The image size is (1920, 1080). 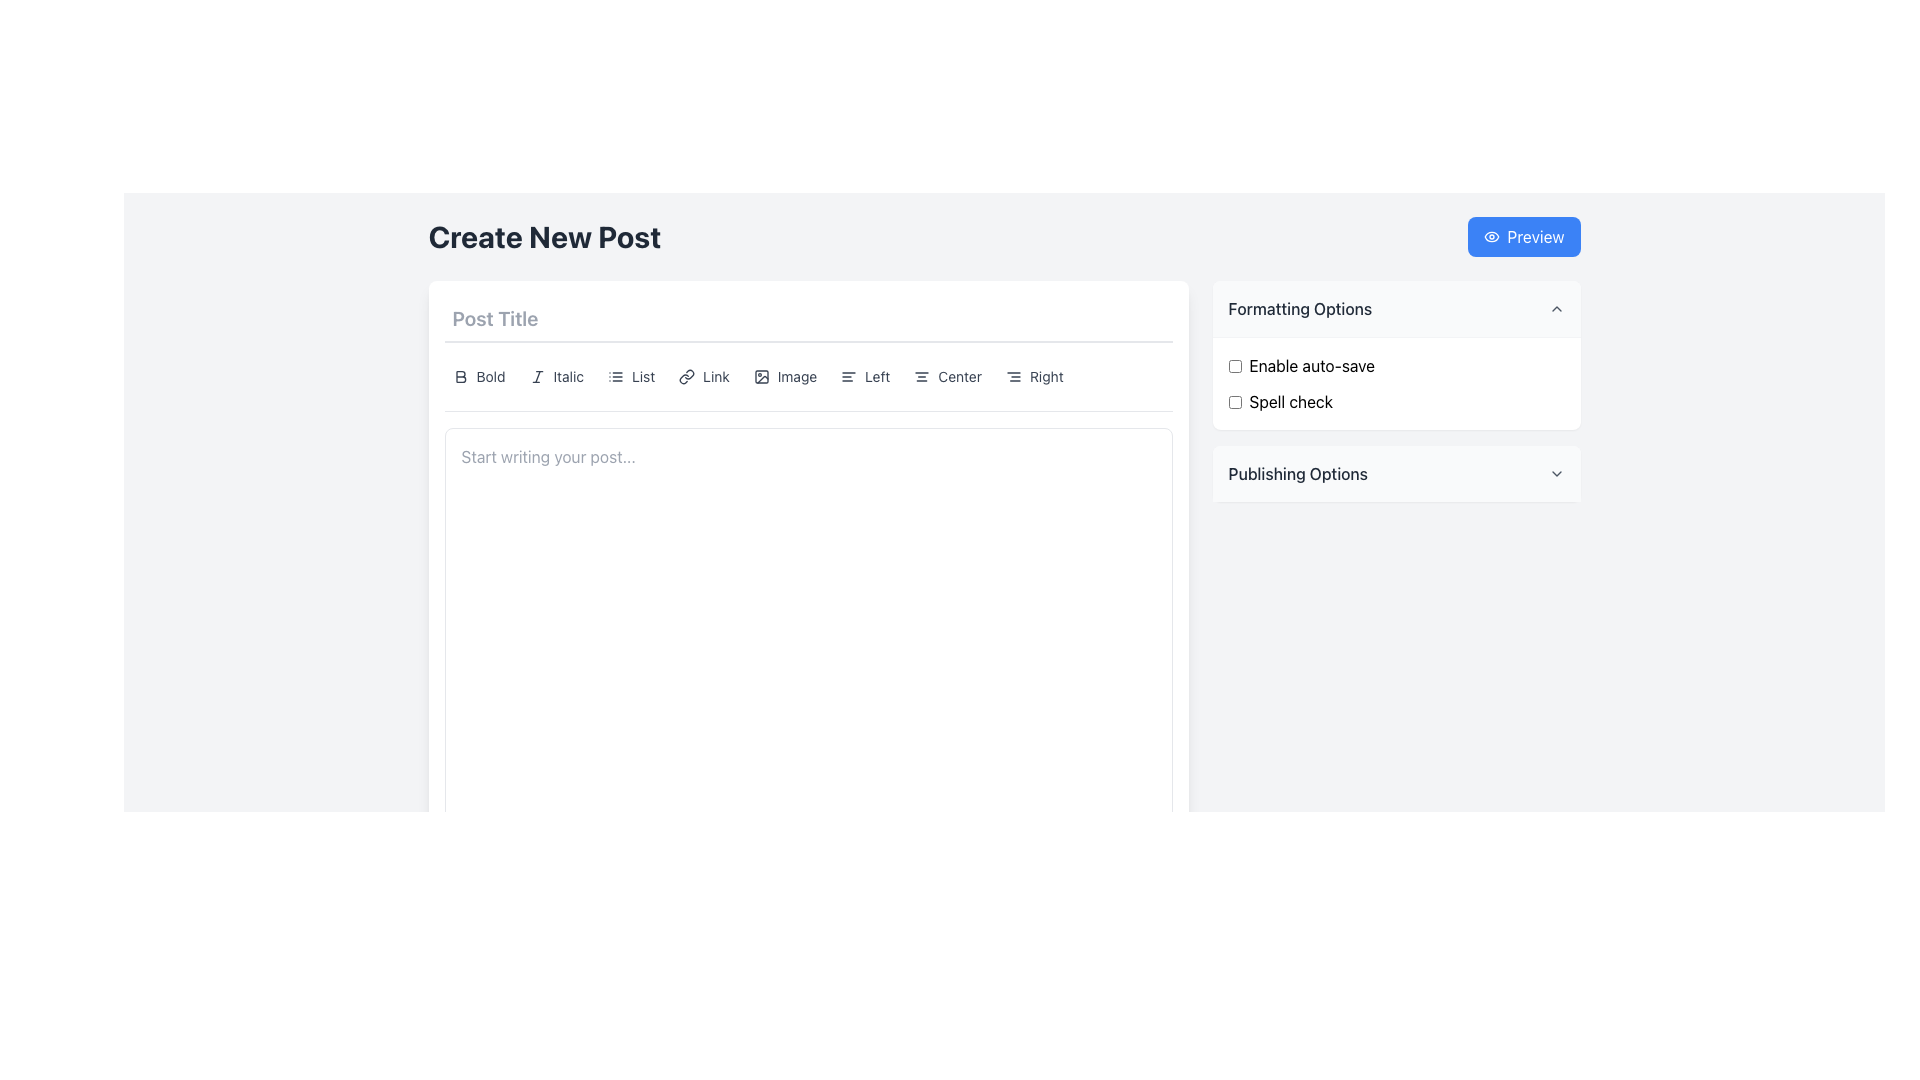 I want to click on the left alignment button in the toolbar section of the 'Create New Post' interface to align text to the left, so click(x=849, y=377).